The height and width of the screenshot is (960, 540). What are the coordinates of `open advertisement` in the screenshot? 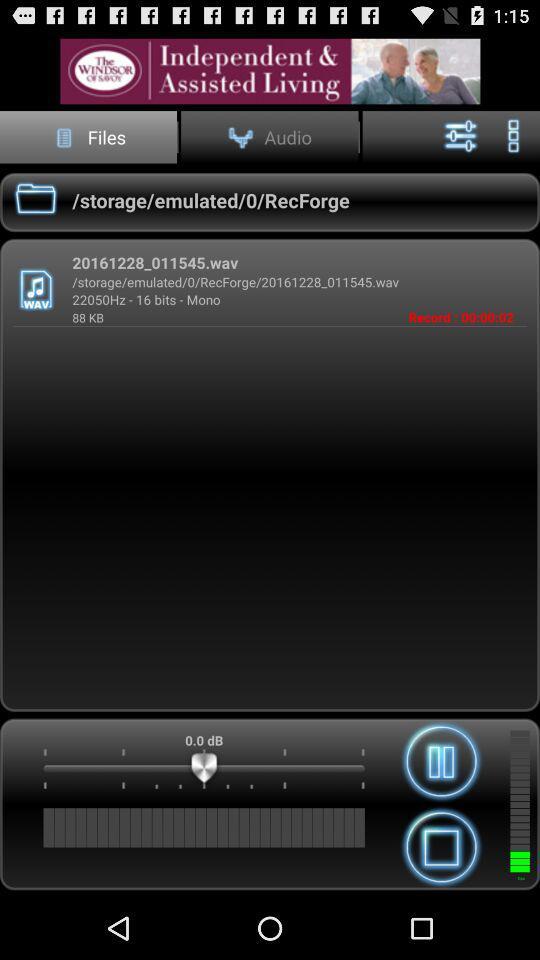 It's located at (270, 71).